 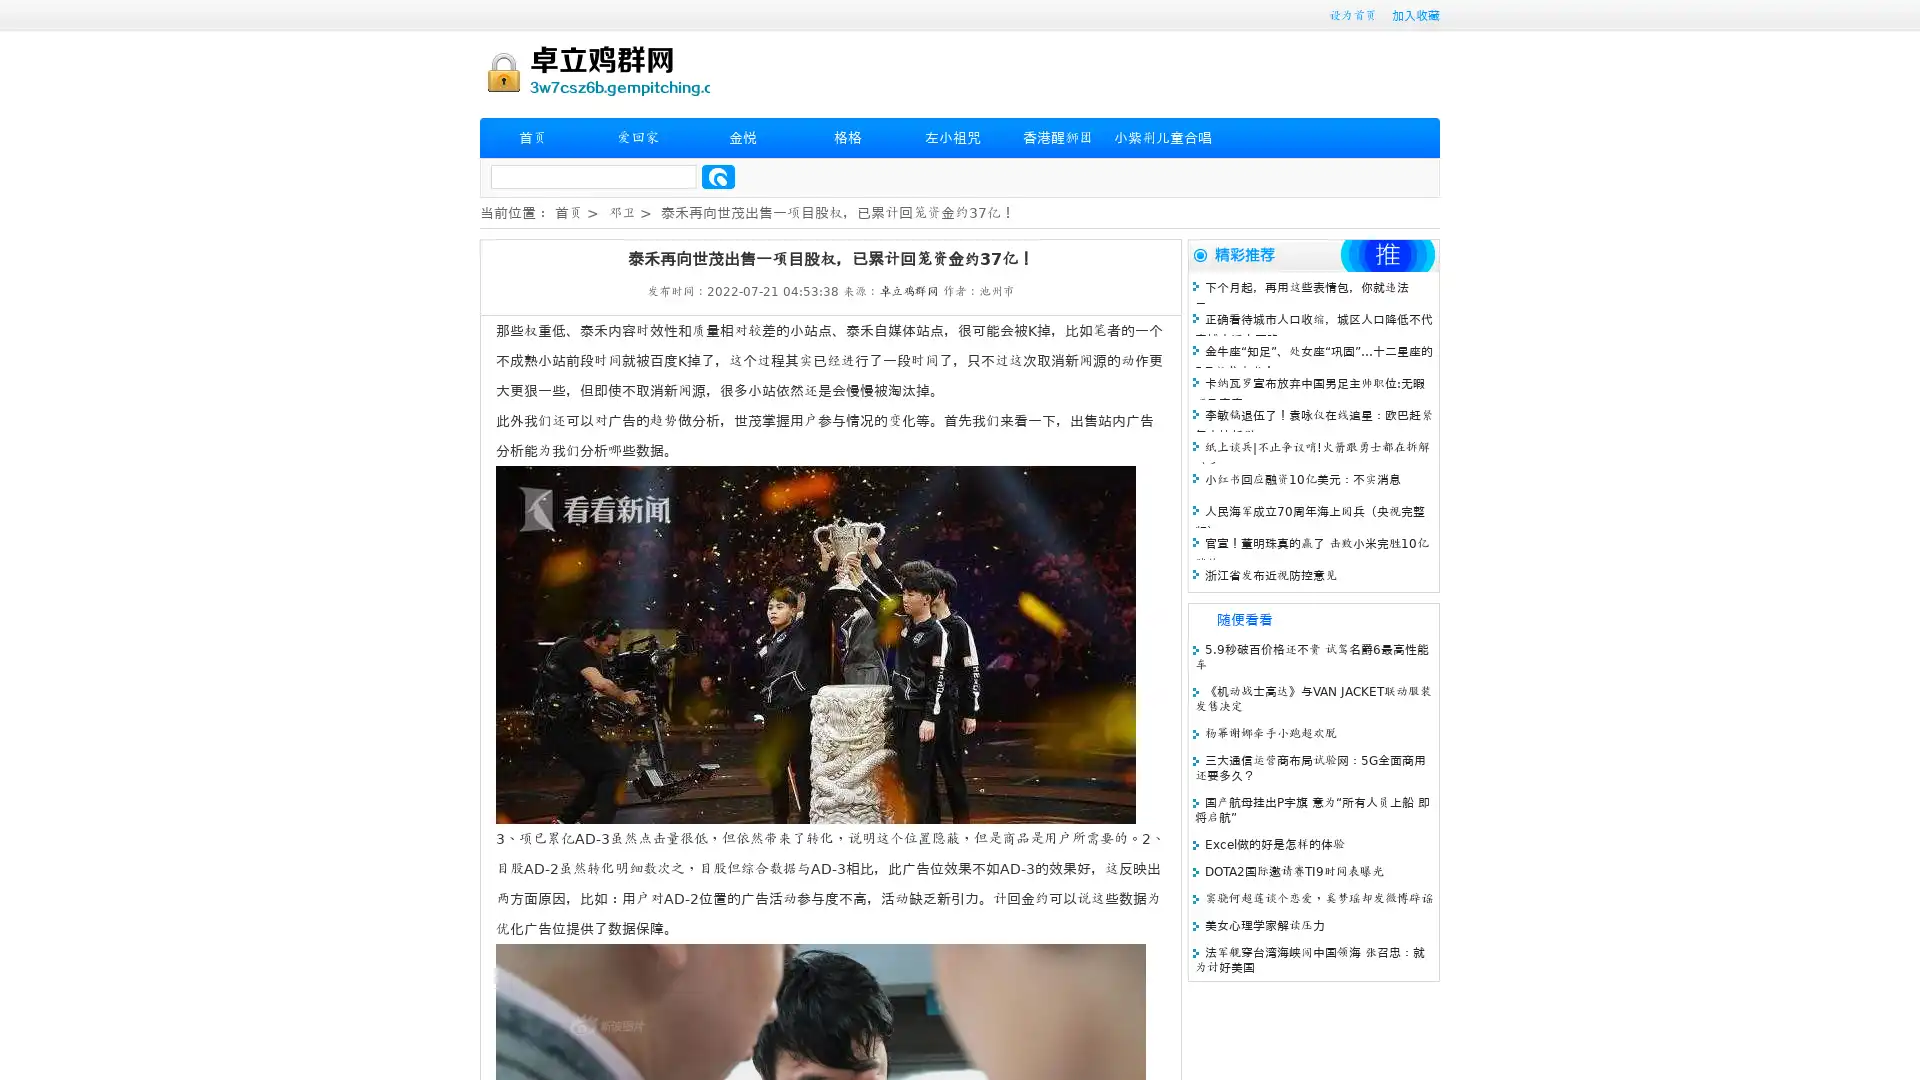 What do you see at coordinates (718, 176) in the screenshot?
I see `Search` at bounding box center [718, 176].